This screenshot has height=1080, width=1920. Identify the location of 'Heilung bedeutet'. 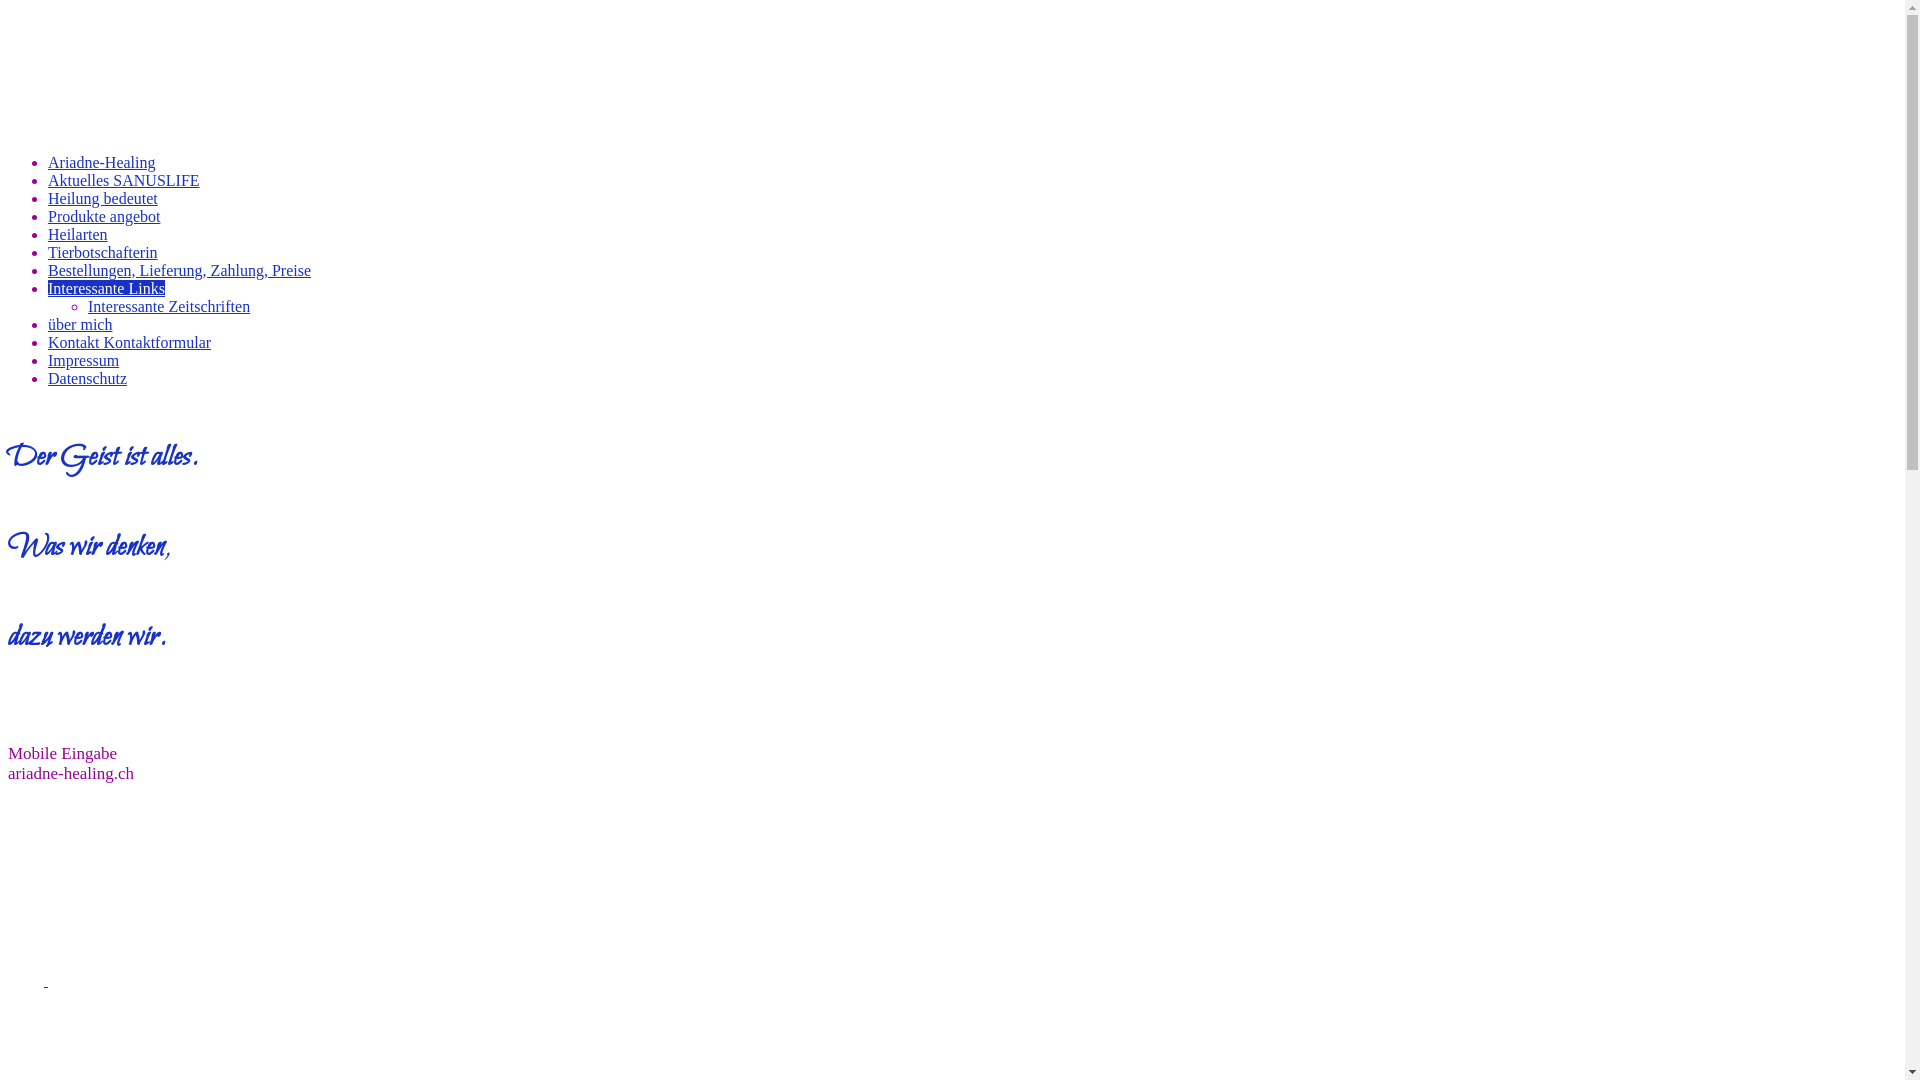
(101, 198).